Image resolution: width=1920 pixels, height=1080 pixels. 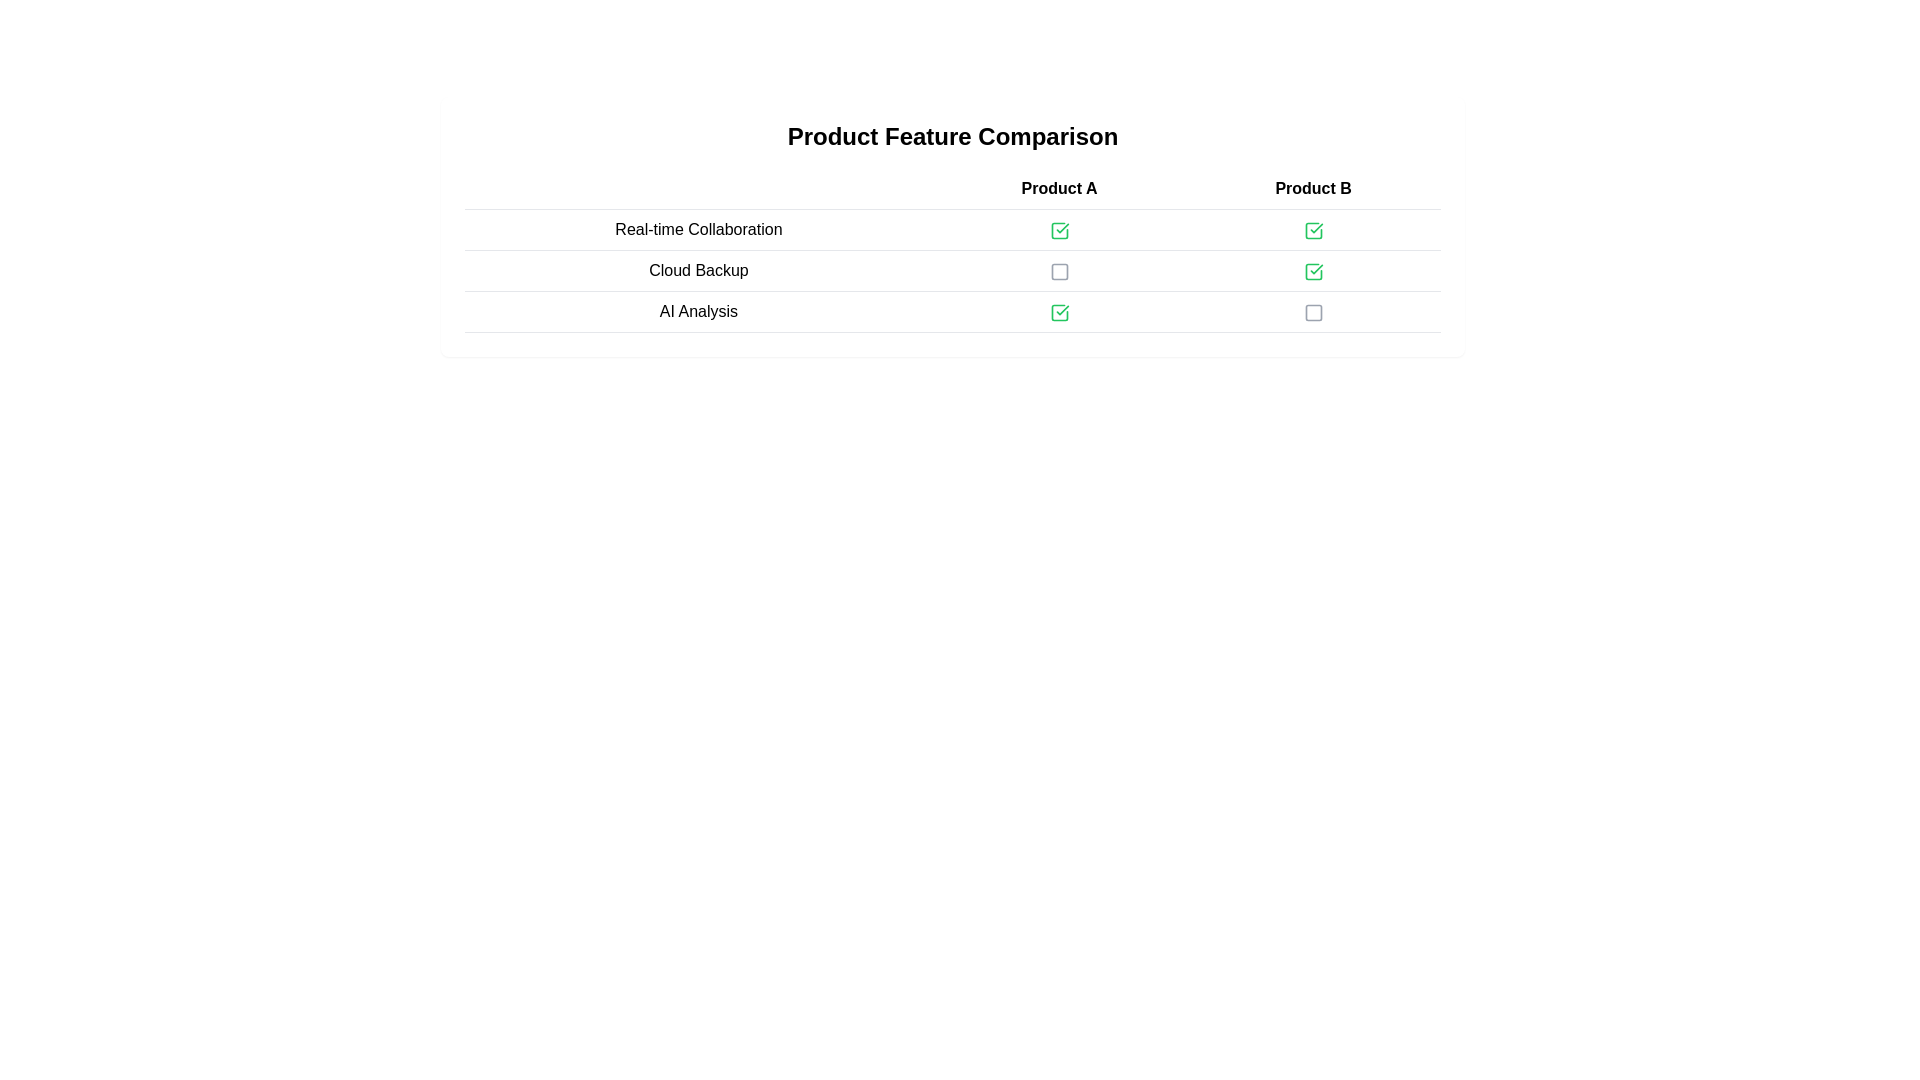 I want to click on the green checkmark icon inside the 'Product A' column for the 'Cloud Backup' feature in the second row of the 'Product Feature Comparison' table, so click(x=1313, y=271).